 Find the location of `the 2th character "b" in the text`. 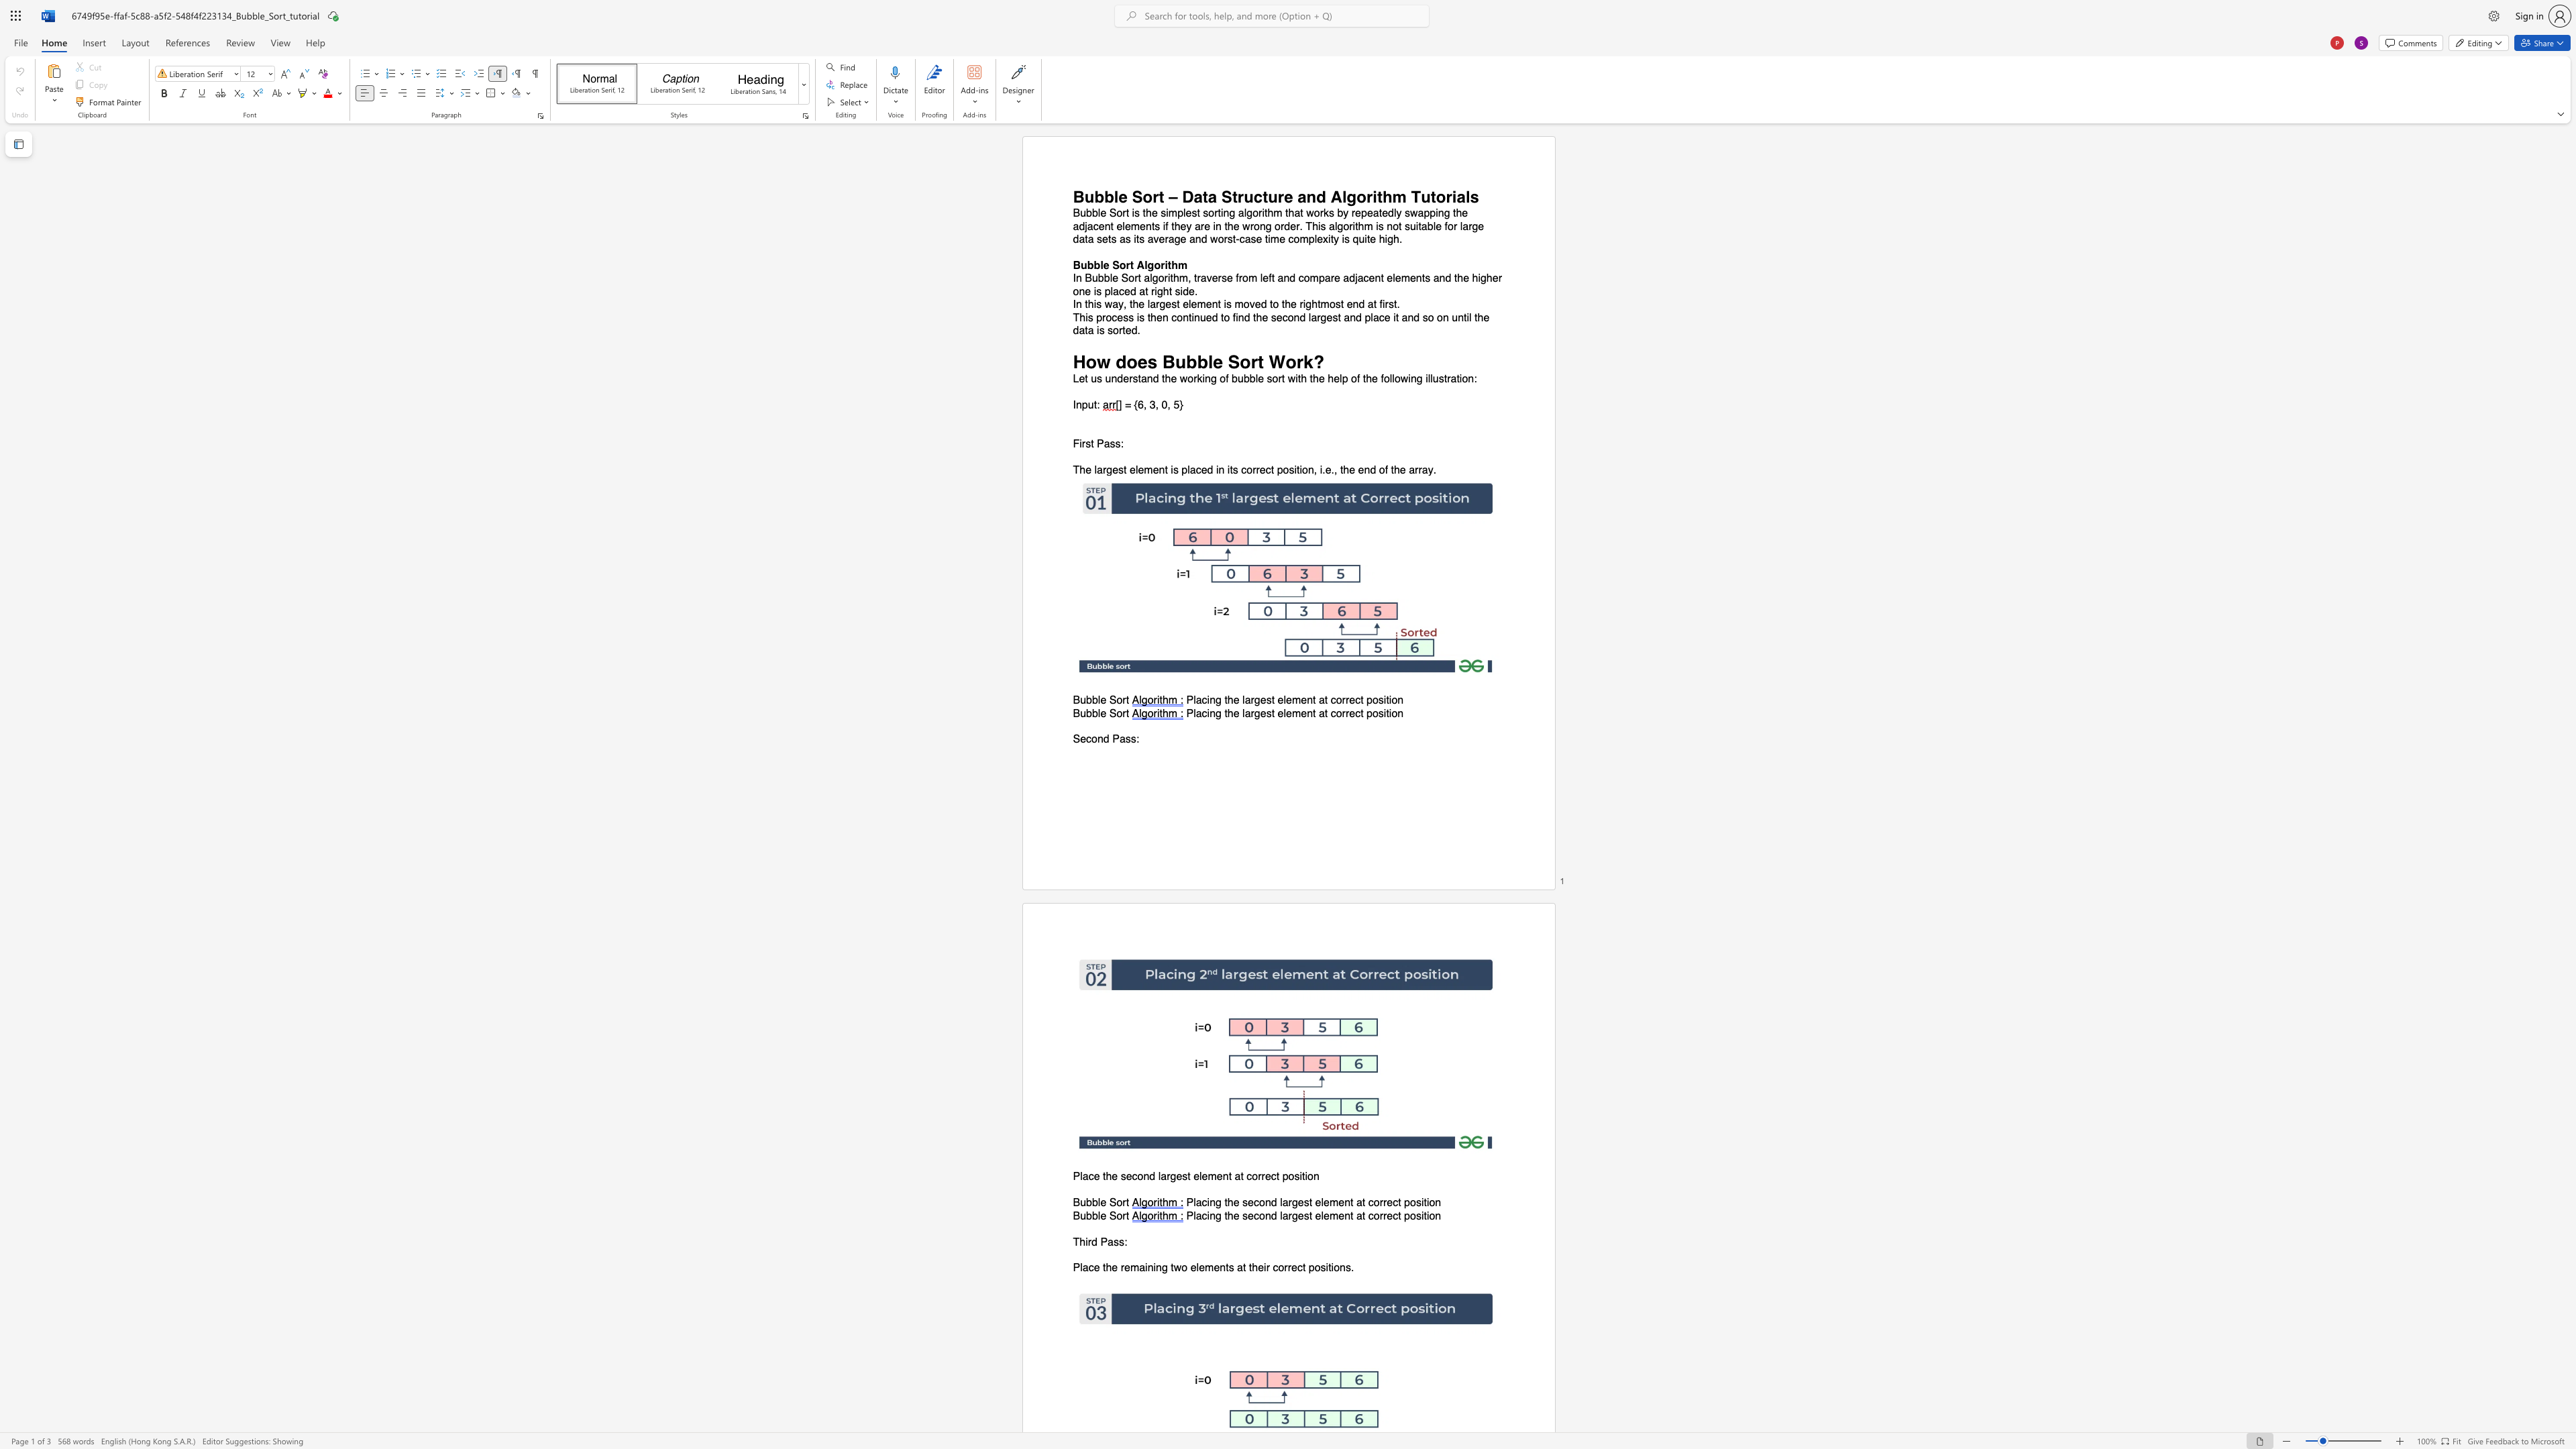

the 2th character "b" in the text is located at coordinates (1095, 700).